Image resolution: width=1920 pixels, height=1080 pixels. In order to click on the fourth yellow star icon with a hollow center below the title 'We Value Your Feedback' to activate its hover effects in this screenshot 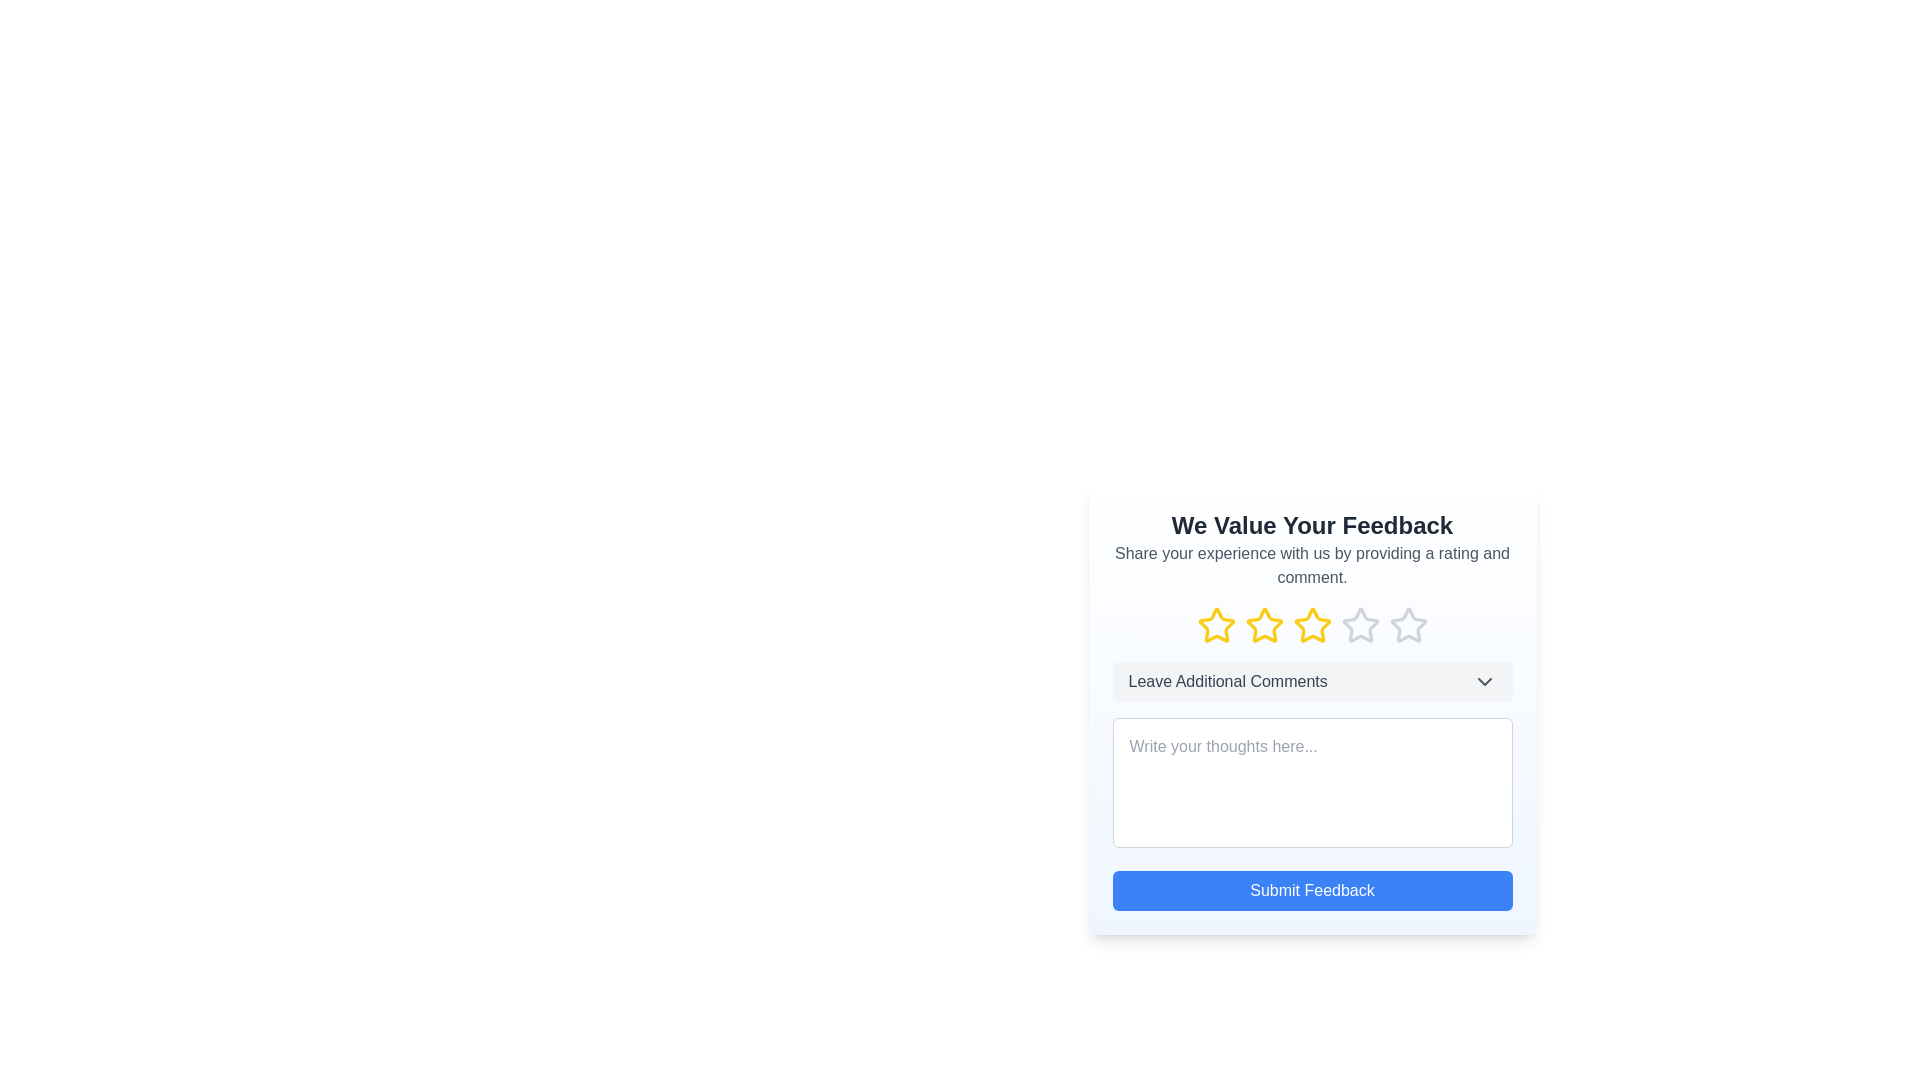, I will do `click(1312, 624)`.